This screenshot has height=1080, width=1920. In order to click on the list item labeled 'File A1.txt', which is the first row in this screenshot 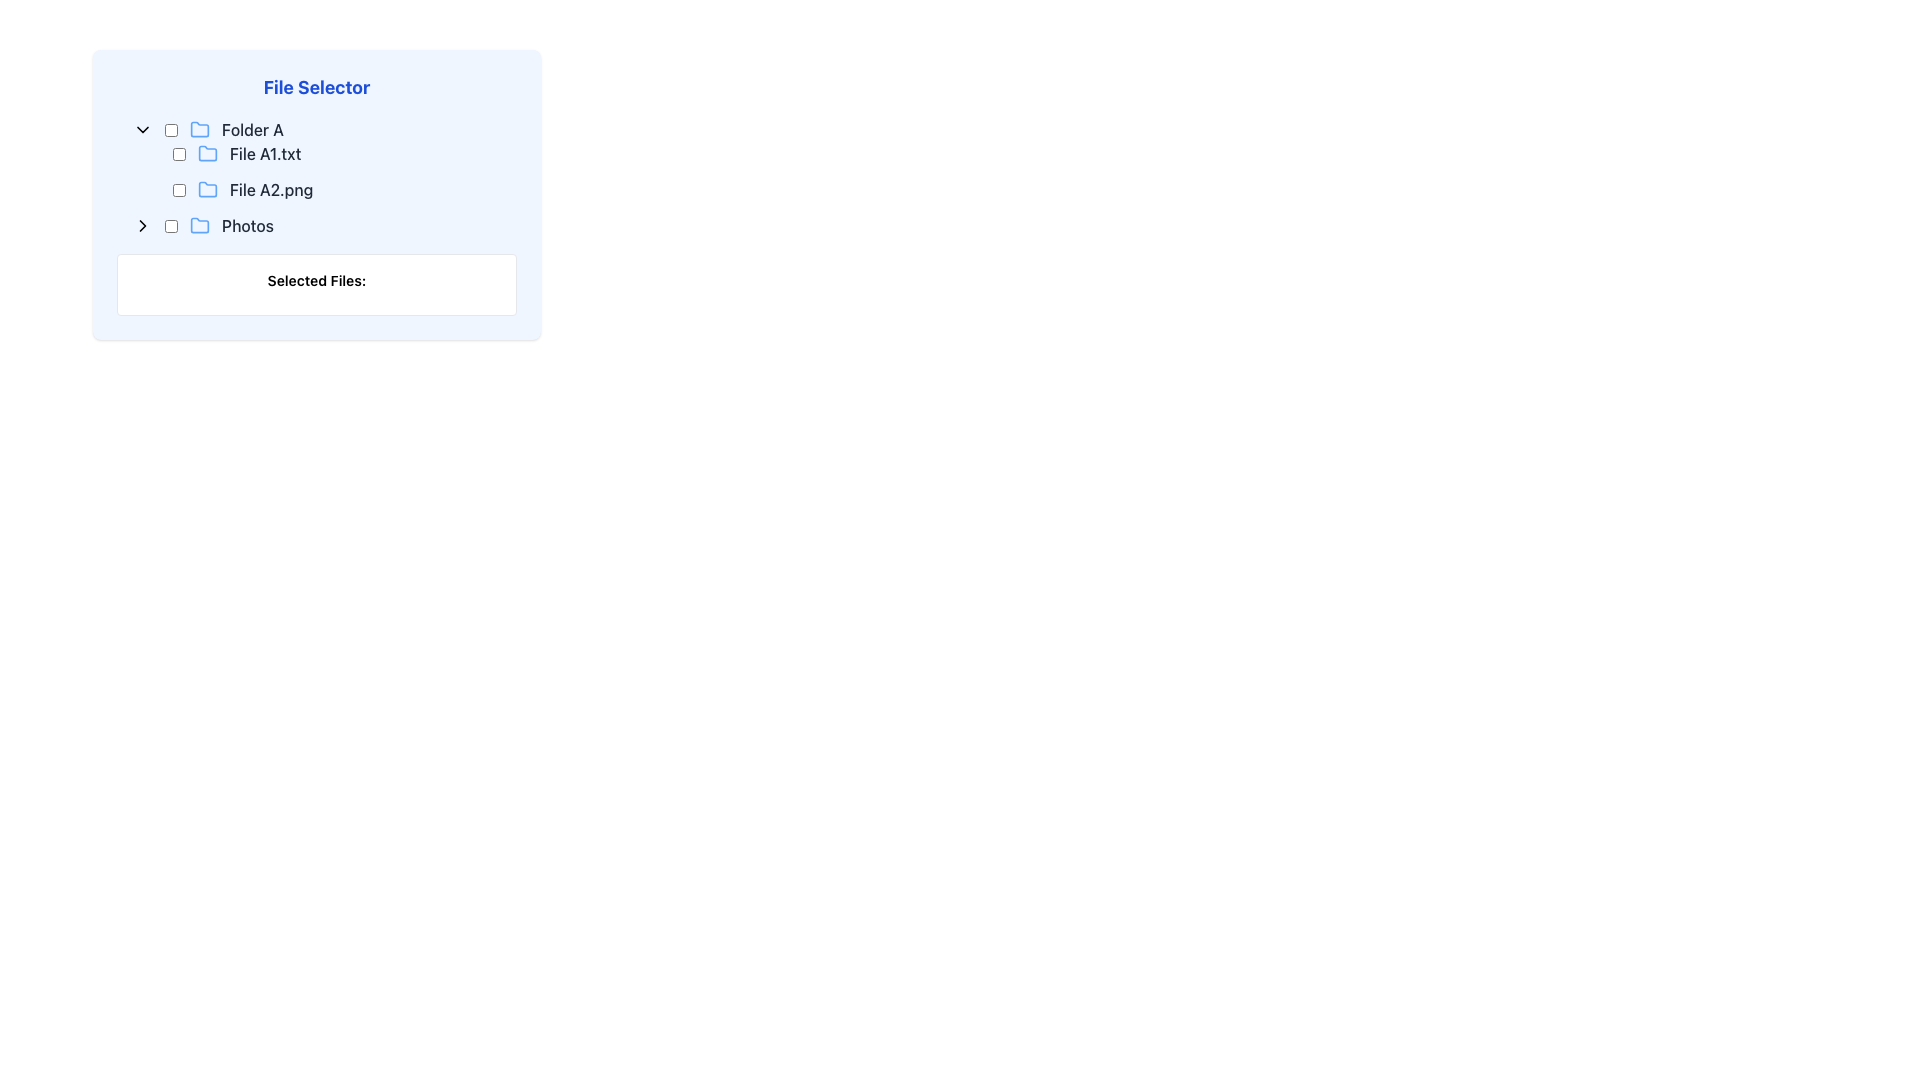, I will do `click(345, 153)`.